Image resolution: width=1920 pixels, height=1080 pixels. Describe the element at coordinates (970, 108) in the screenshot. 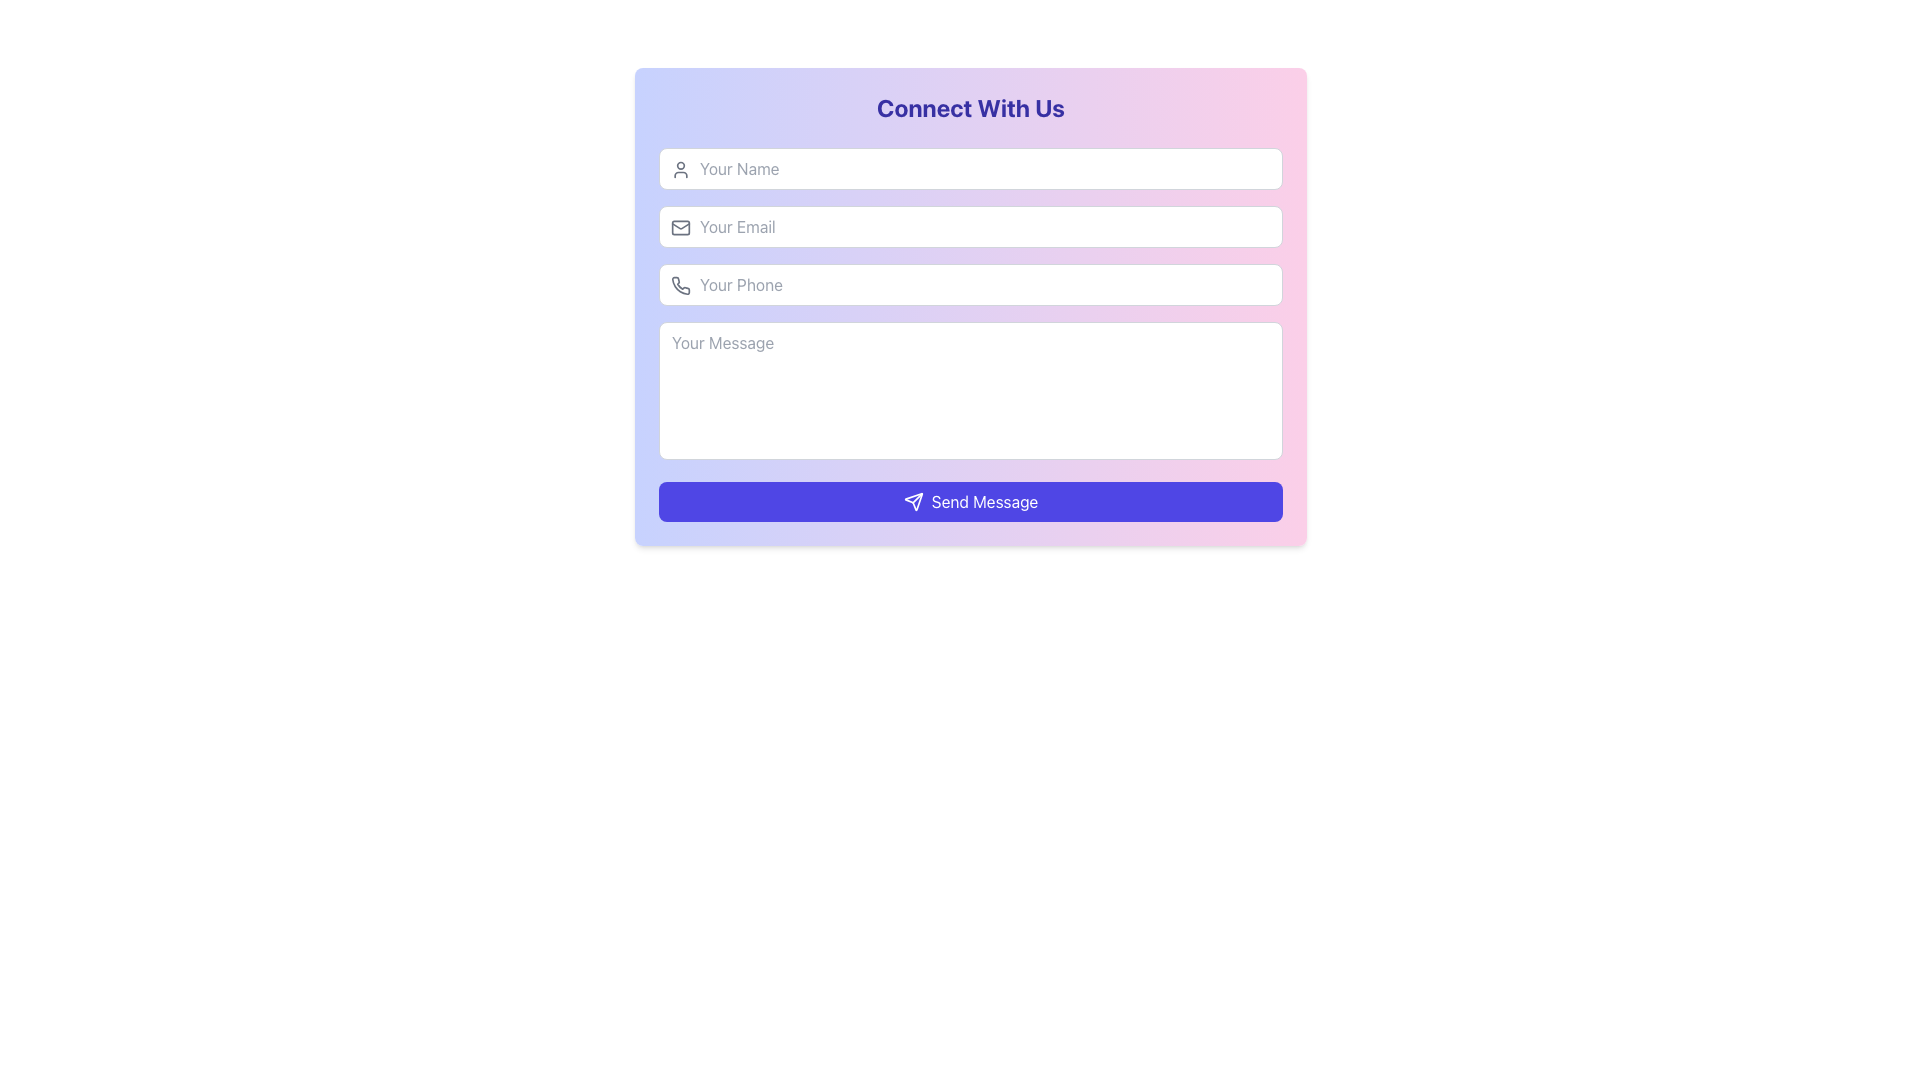

I see `the bold and large header text displaying 'Connect With Us', which is styled in indigo-blue color and positioned at the top center of the panel` at that location.